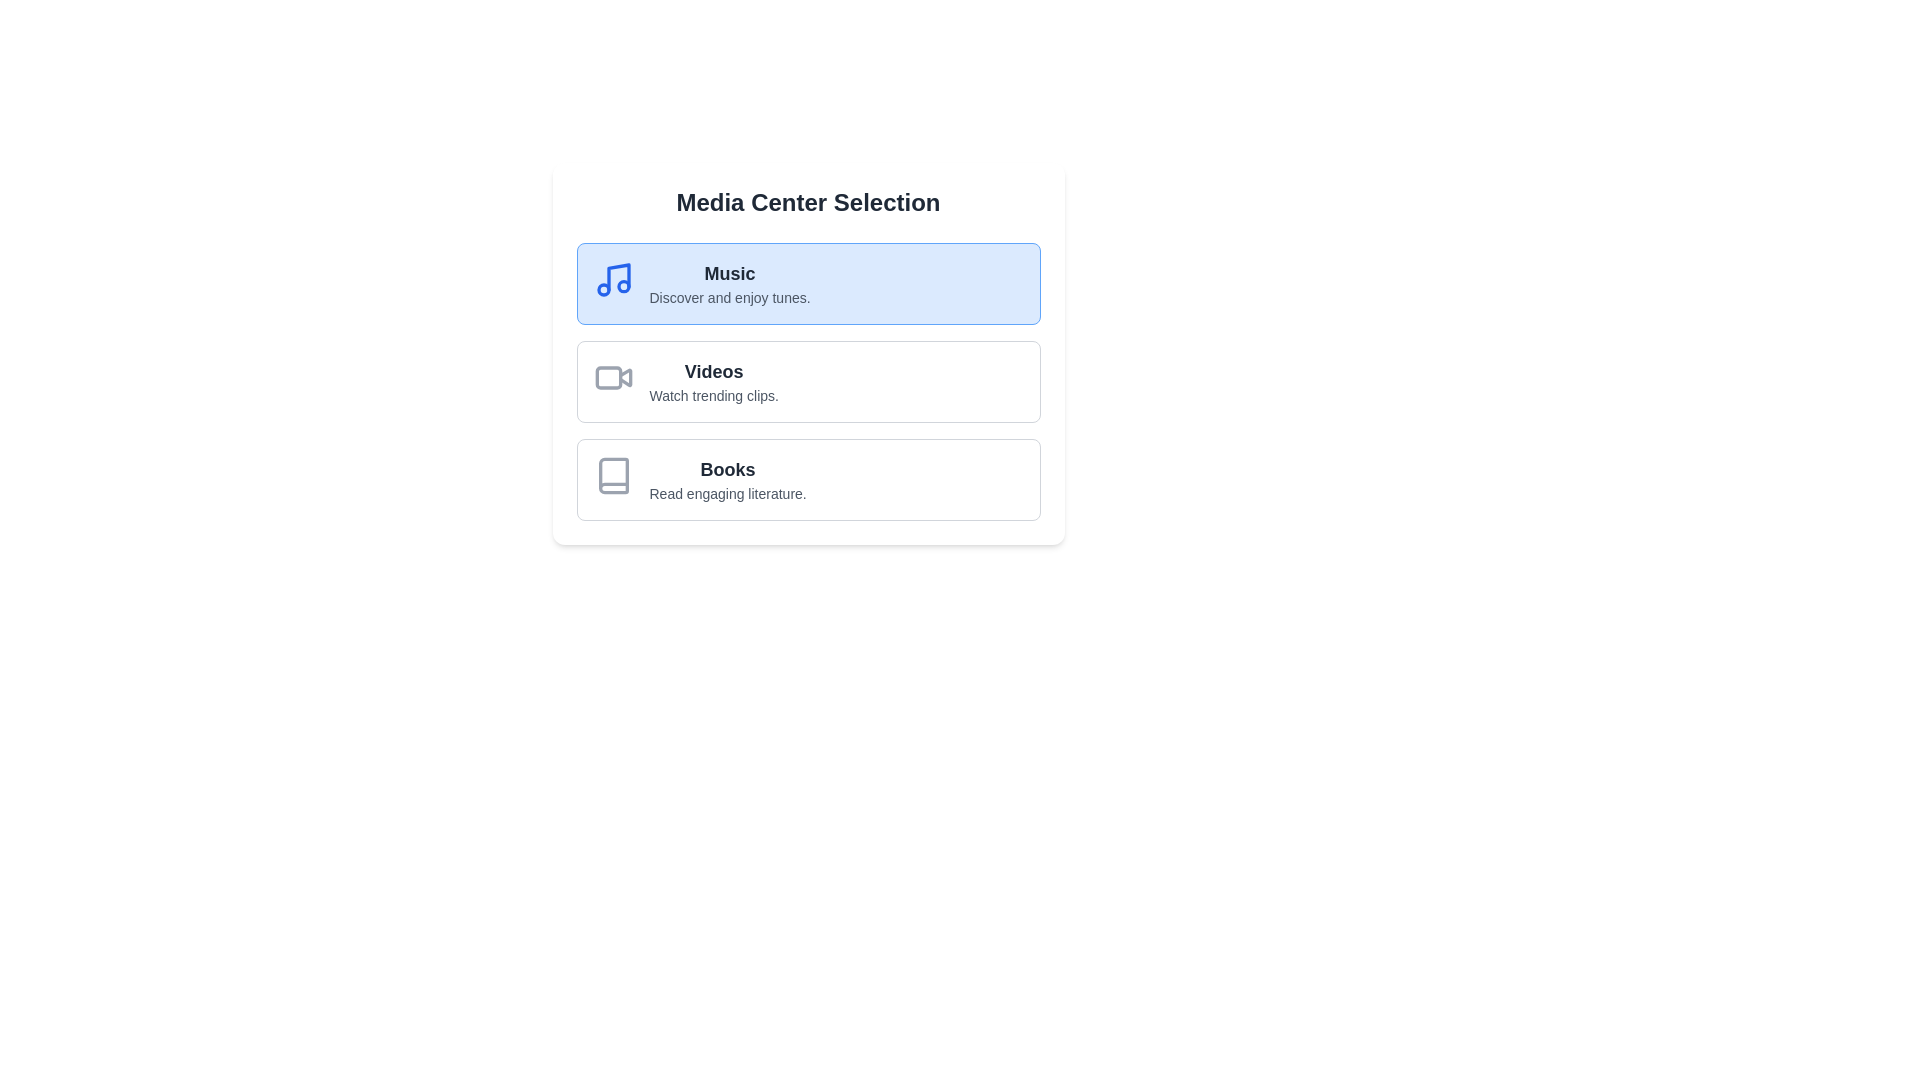 The width and height of the screenshot is (1920, 1080). Describe the element at coordinates (612, 475) in the screenshot. I see `the book icon represented as an SVG graphic with a gray stroke, located at the top-left corner of the 'Books' card` at that location.